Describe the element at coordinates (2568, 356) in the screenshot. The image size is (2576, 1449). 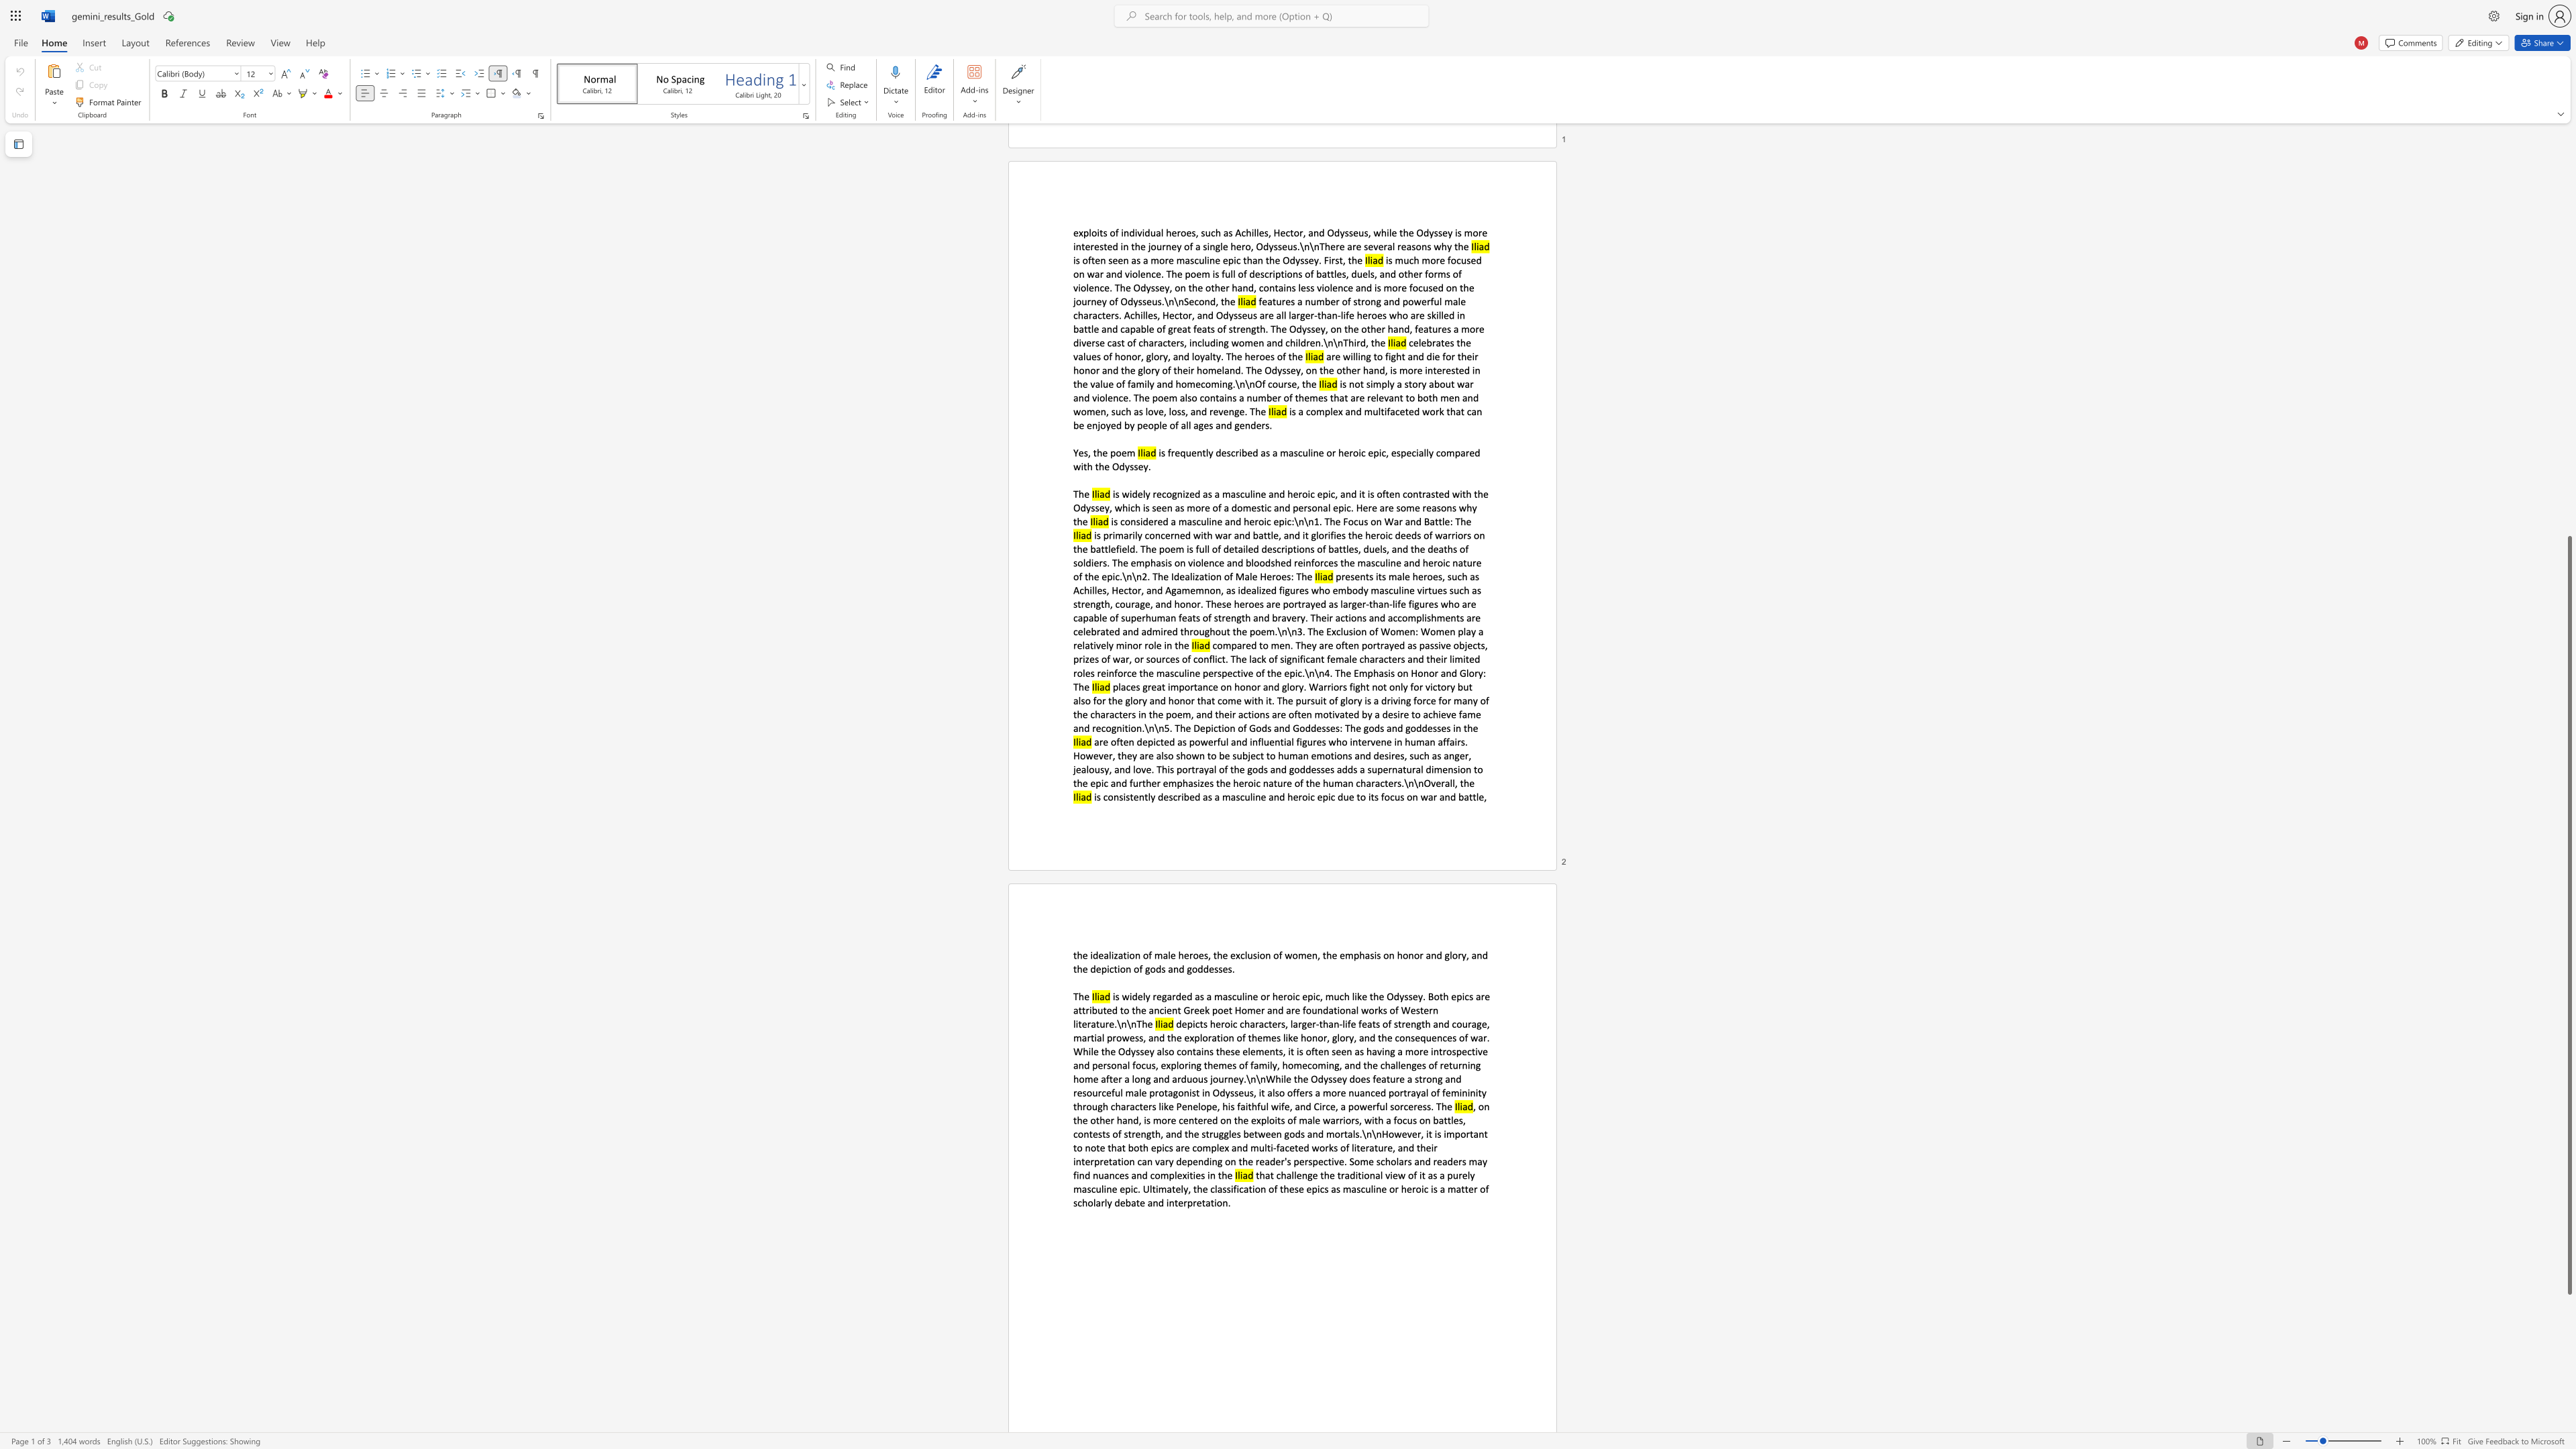
I see `the scrollbar to move the view up` at that location.